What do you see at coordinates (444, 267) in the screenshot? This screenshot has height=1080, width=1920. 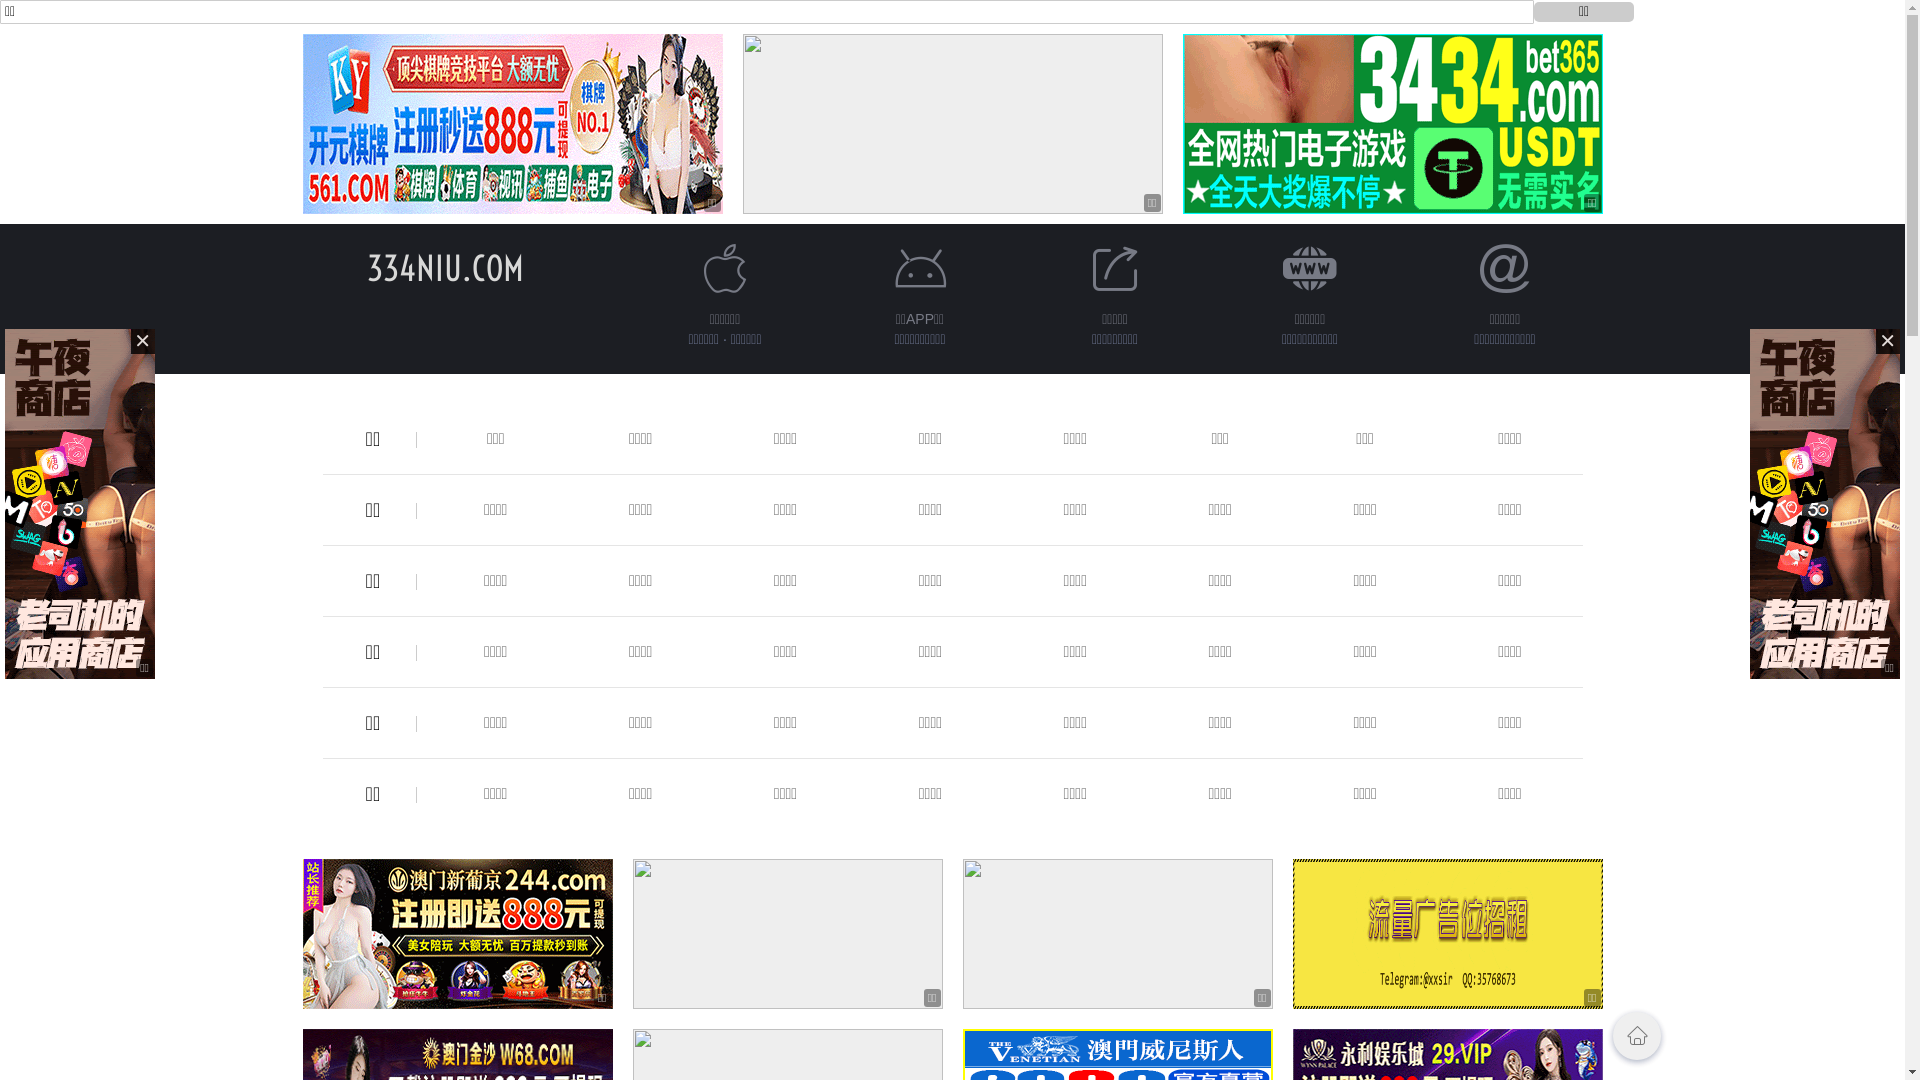 I see `'334NIU.COM'` at bounding box center [444, 267].